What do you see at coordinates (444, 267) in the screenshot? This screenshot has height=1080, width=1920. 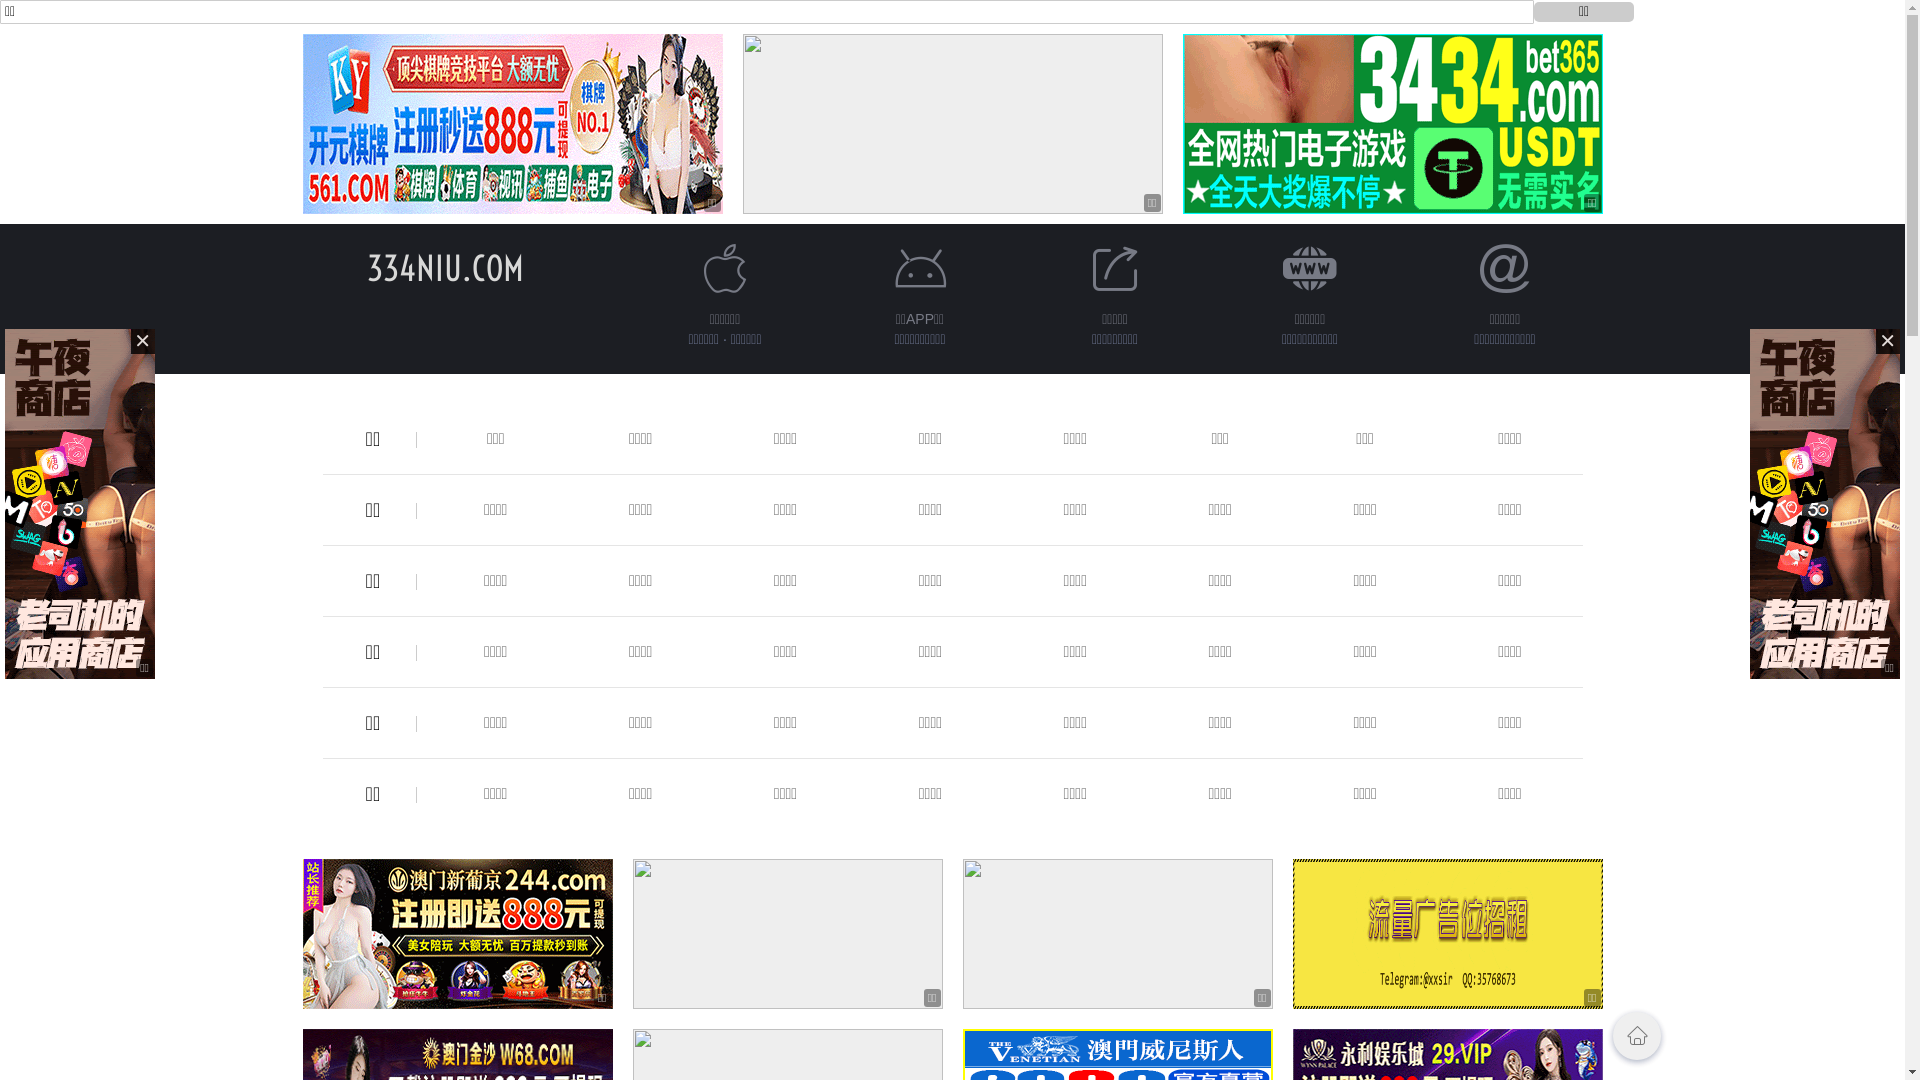 I see `'334NIU.COM'` at bounding box center [444, 267].